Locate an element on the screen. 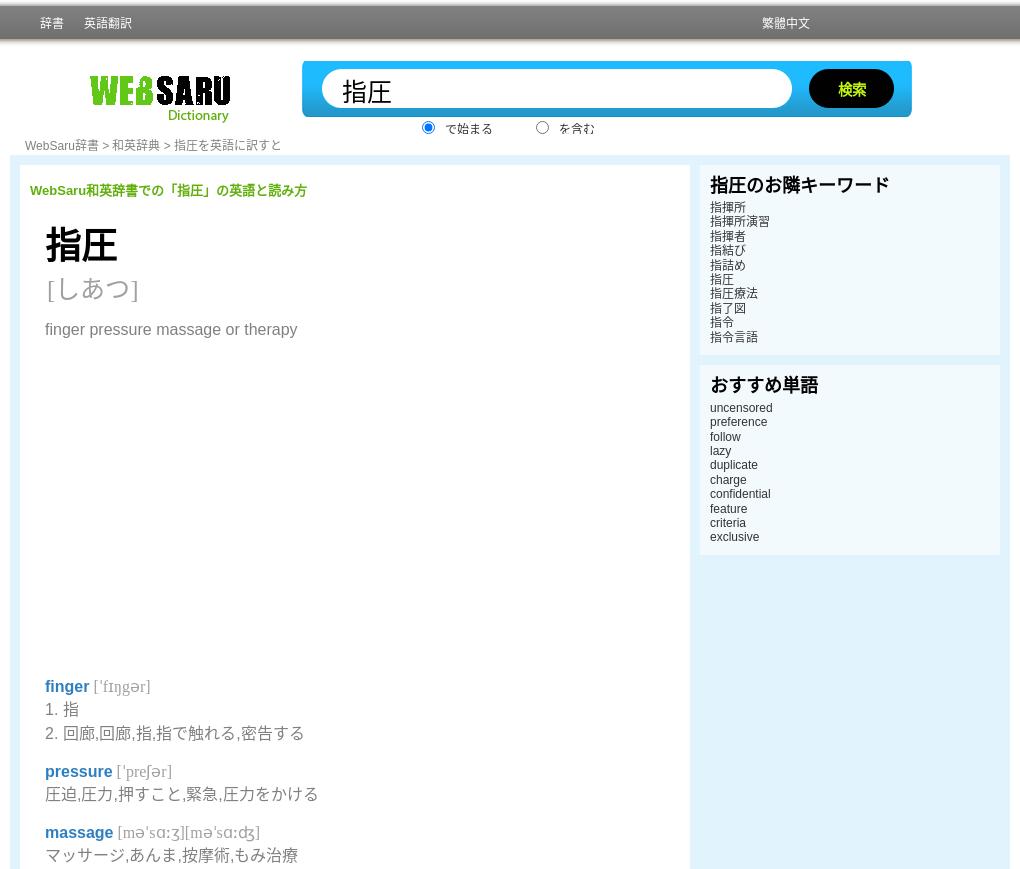 The image size is (1020, 869). 'massage' is located at coordinates (79, 832).